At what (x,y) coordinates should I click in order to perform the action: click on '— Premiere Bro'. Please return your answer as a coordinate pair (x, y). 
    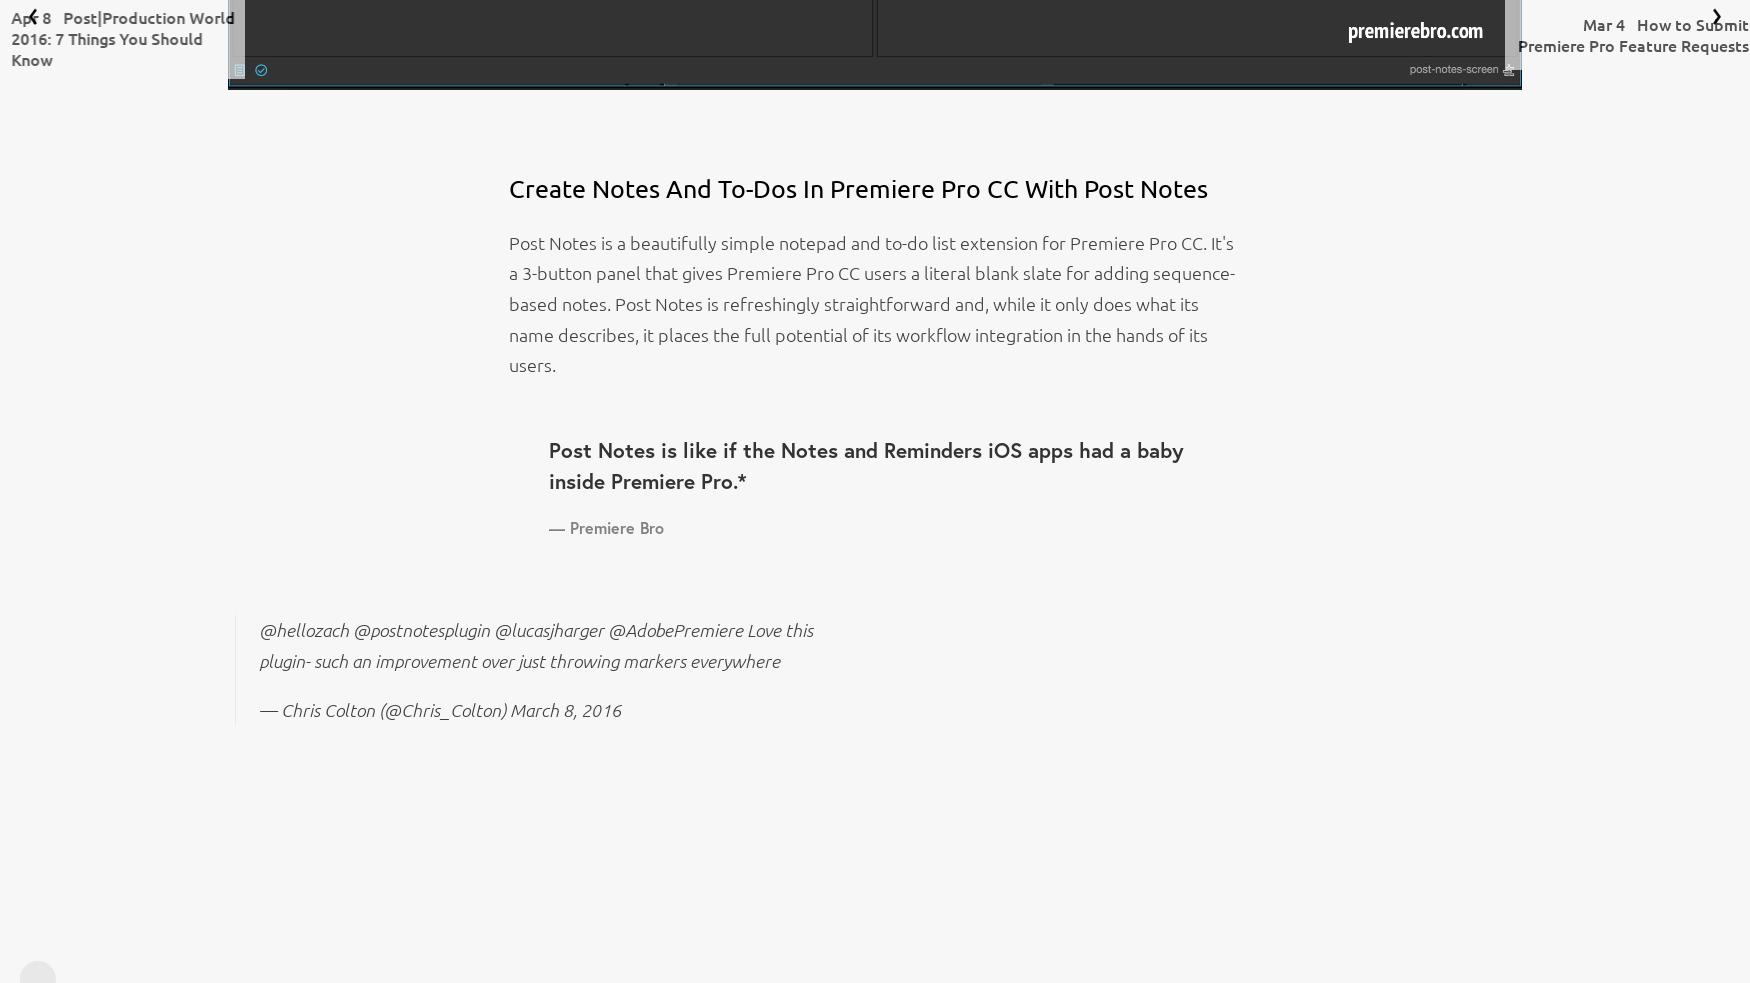
    Looking at the image, I should click on (605, 527).